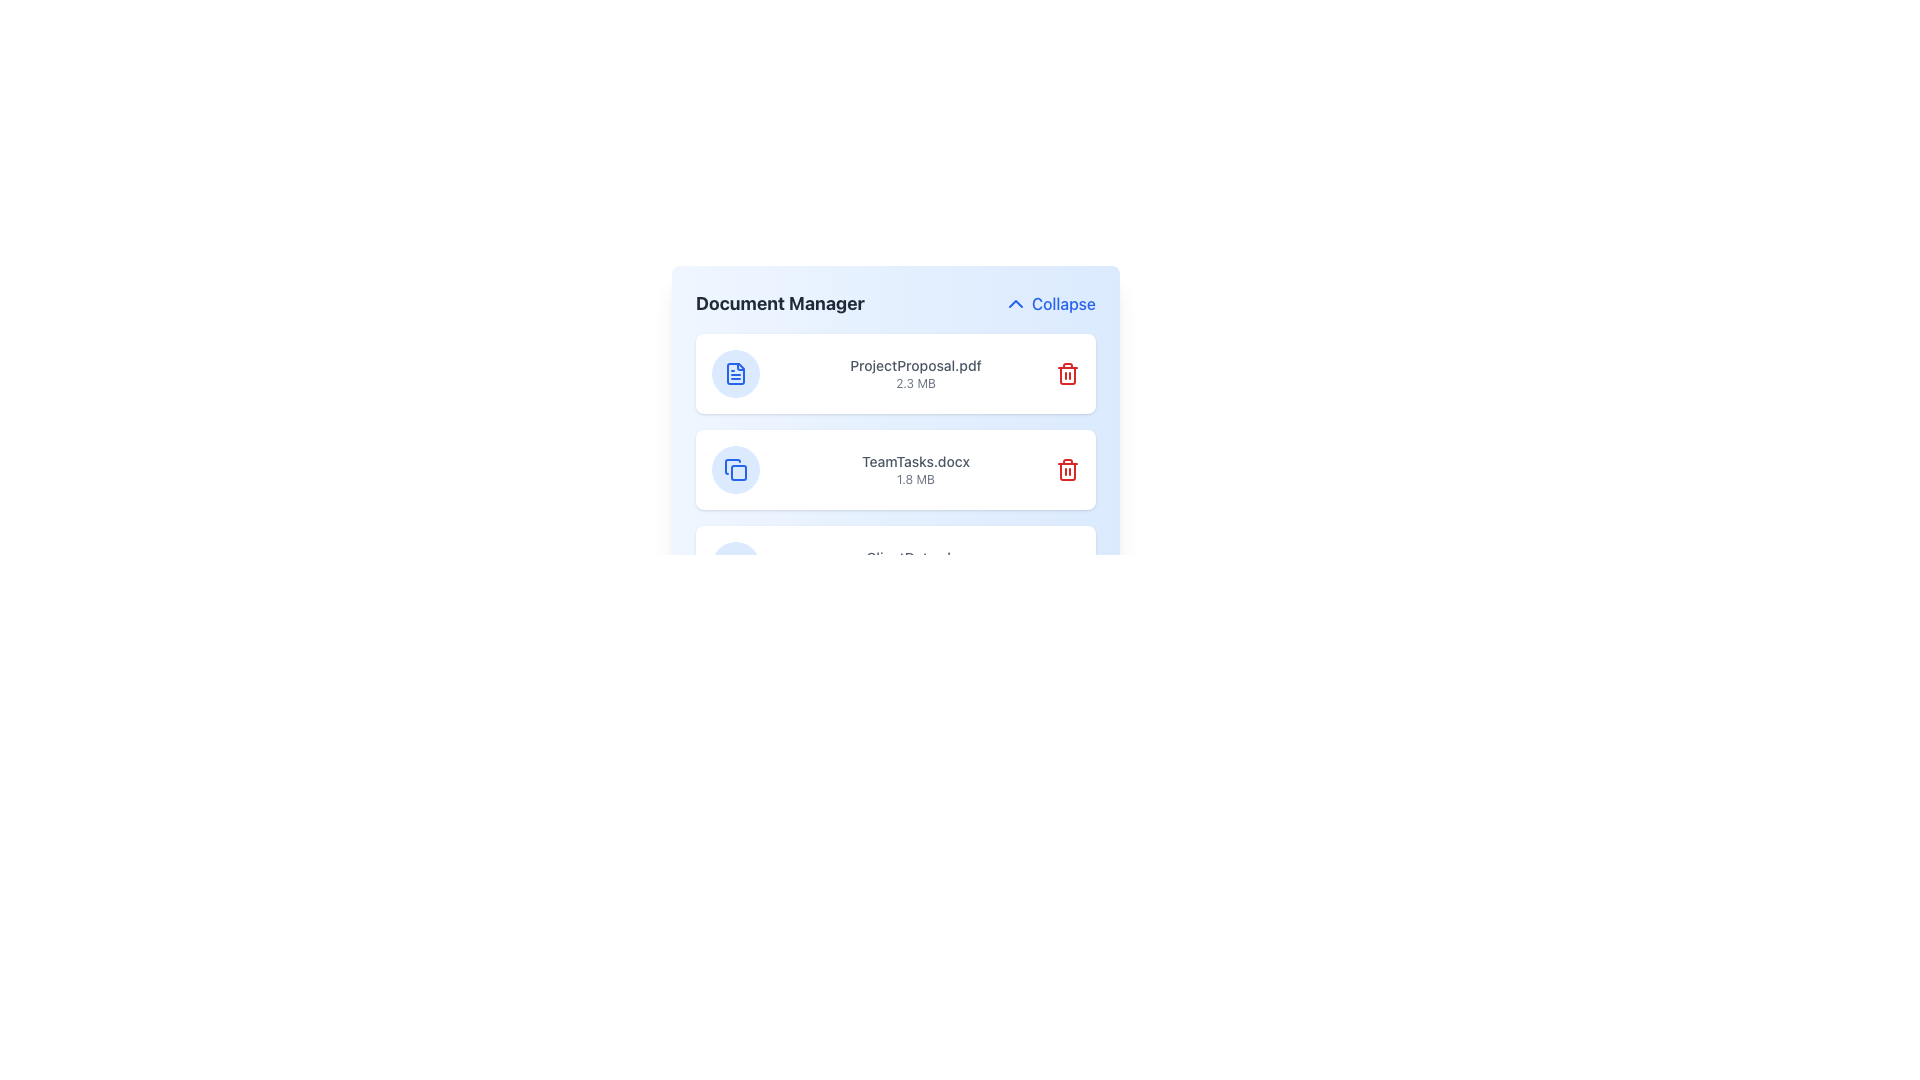  I want to click on the second file entry in the Document Manager grid layout, so click(895, 470).